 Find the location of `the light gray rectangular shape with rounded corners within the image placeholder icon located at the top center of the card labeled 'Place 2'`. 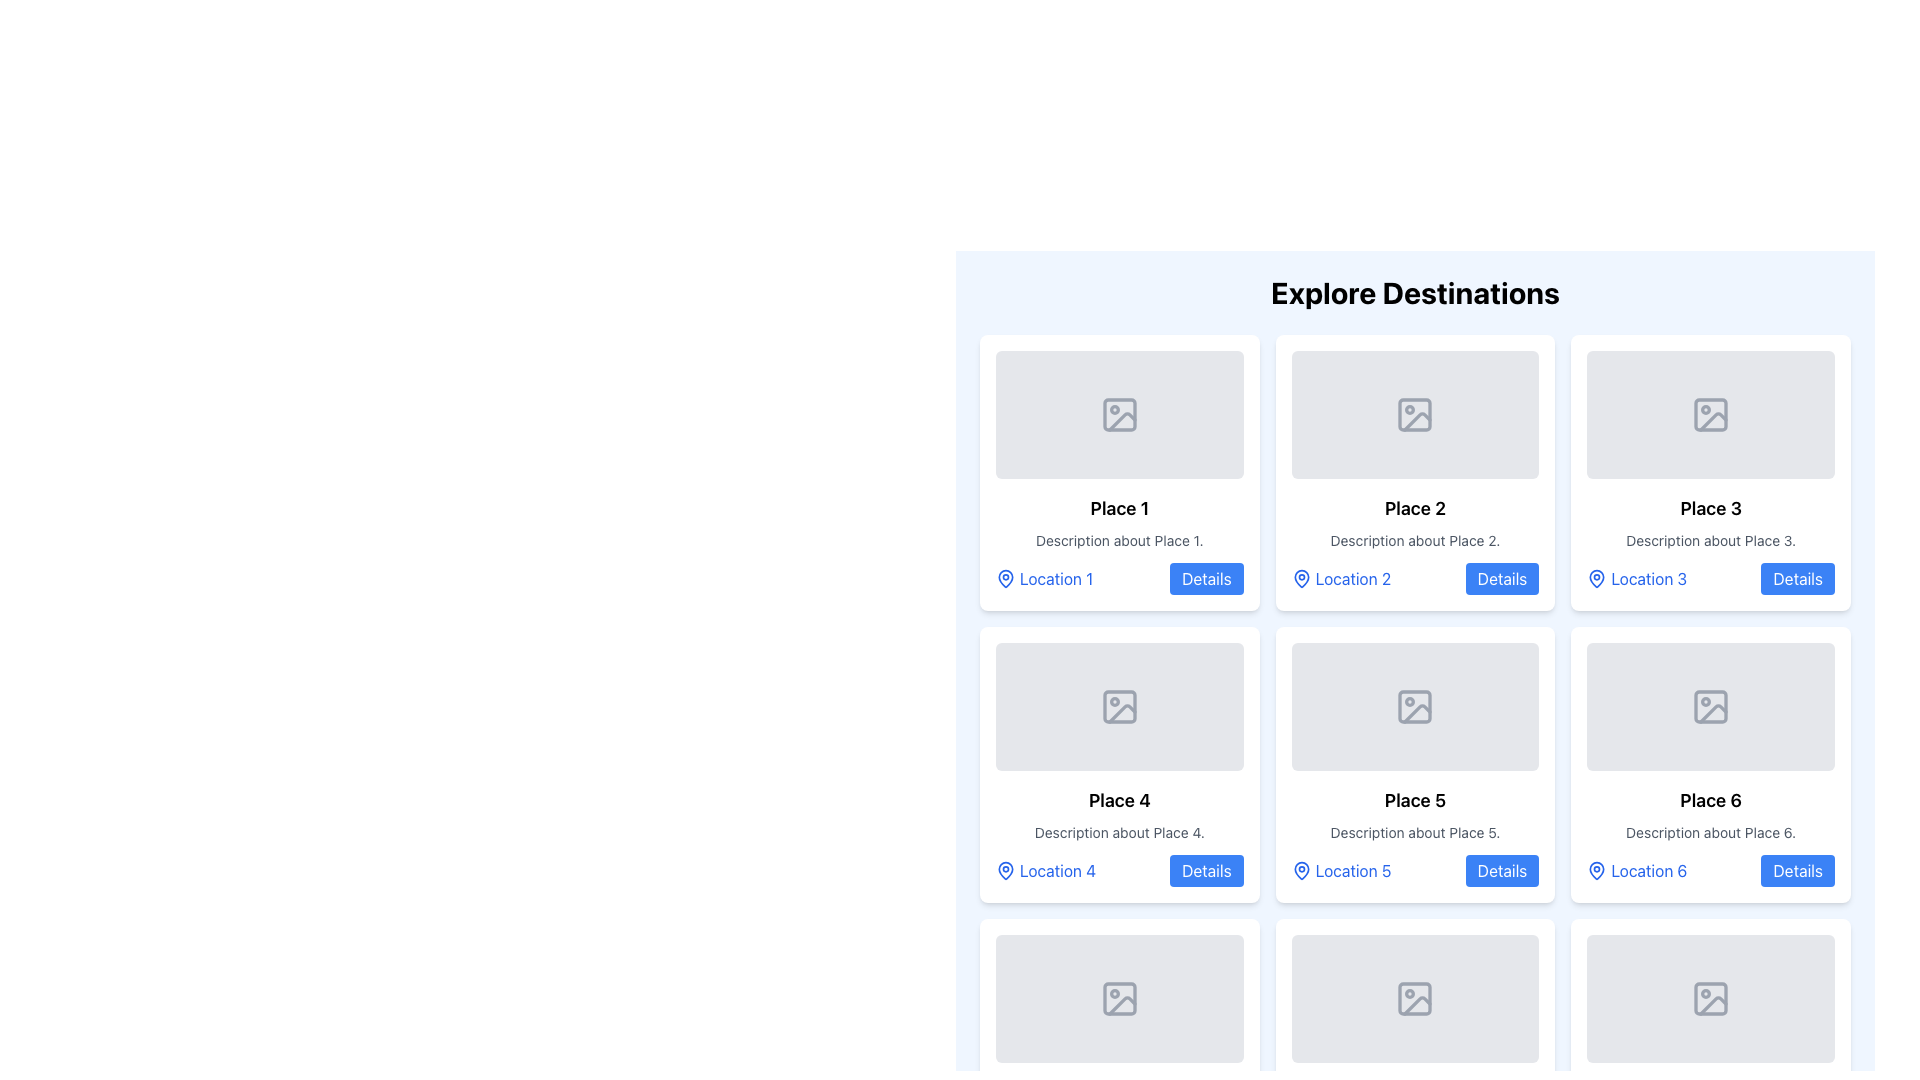

the light gray rectangular shape with rounded corners within the image placeholder icon located at the top center of the card labeled 'Place 2' is located at coordinates (1414, 414).